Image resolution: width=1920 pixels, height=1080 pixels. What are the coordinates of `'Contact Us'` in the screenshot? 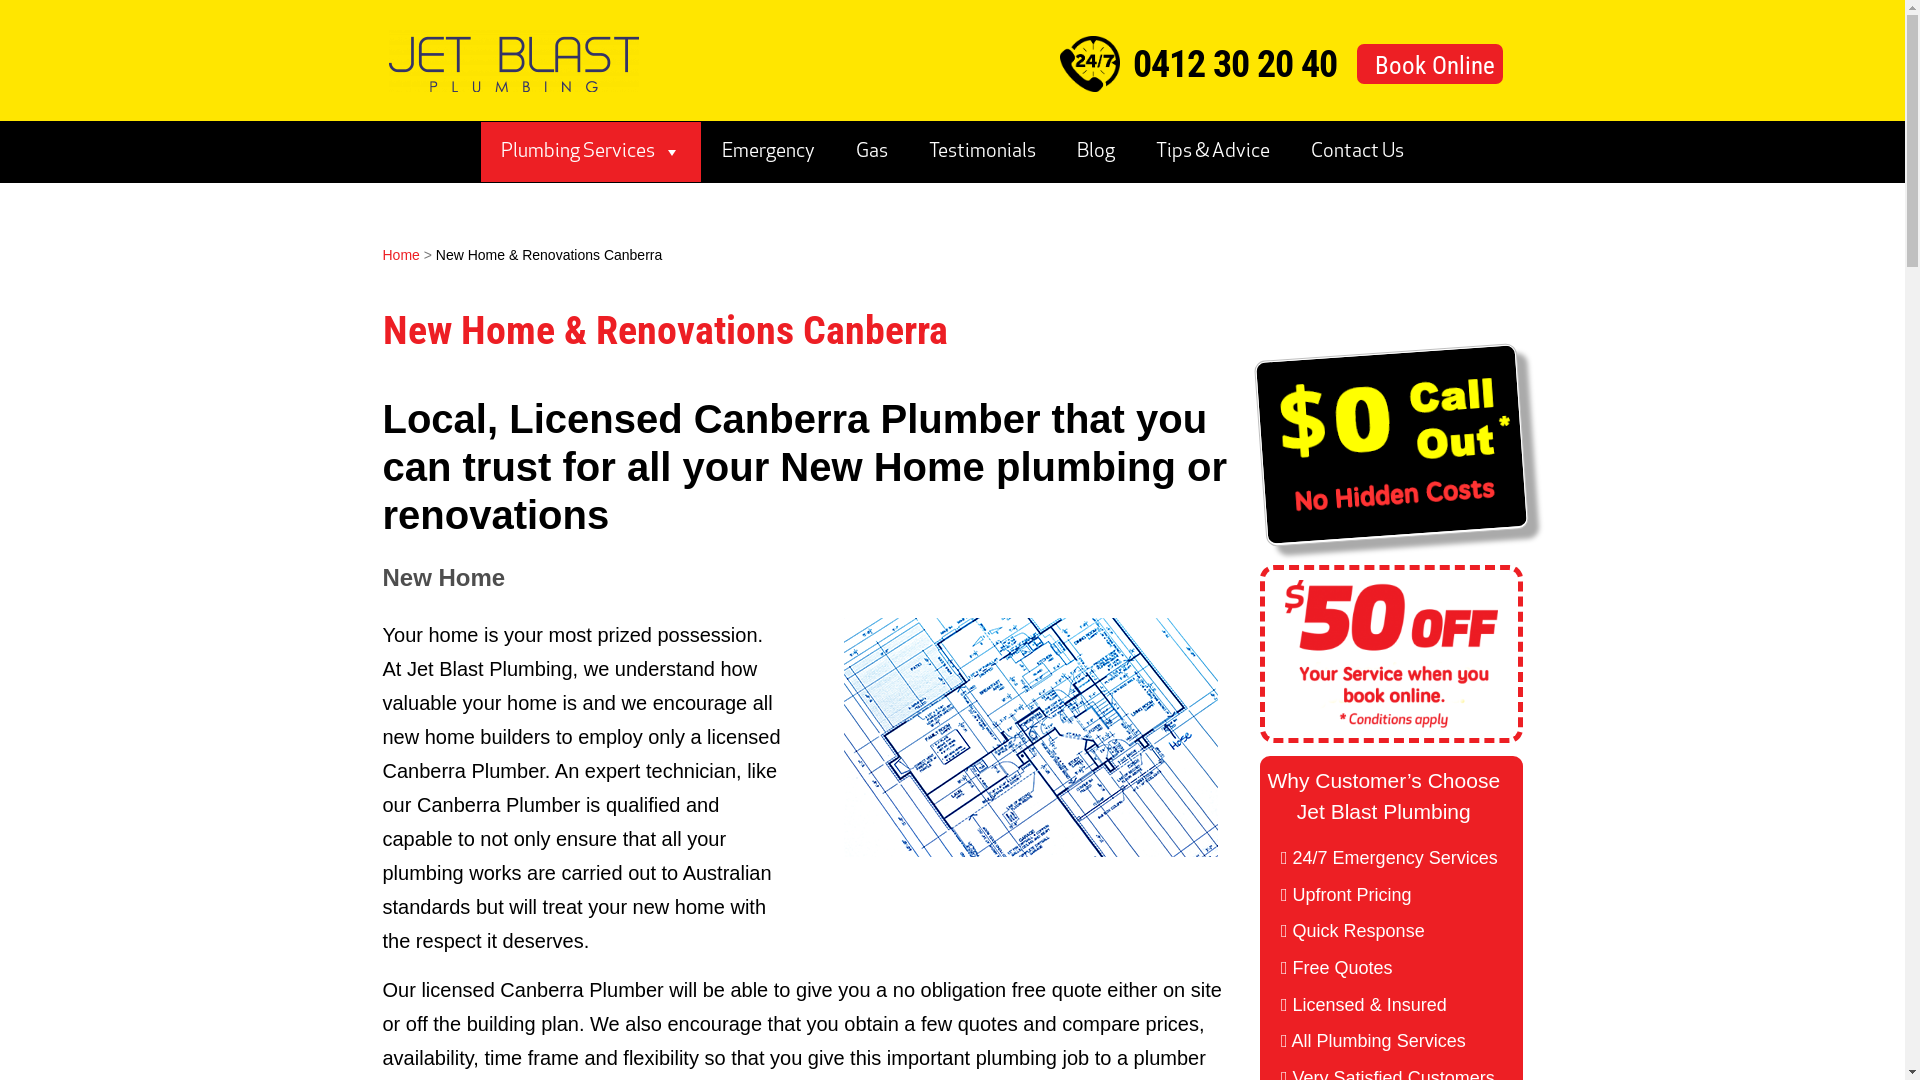 It's located at (1357, 150).